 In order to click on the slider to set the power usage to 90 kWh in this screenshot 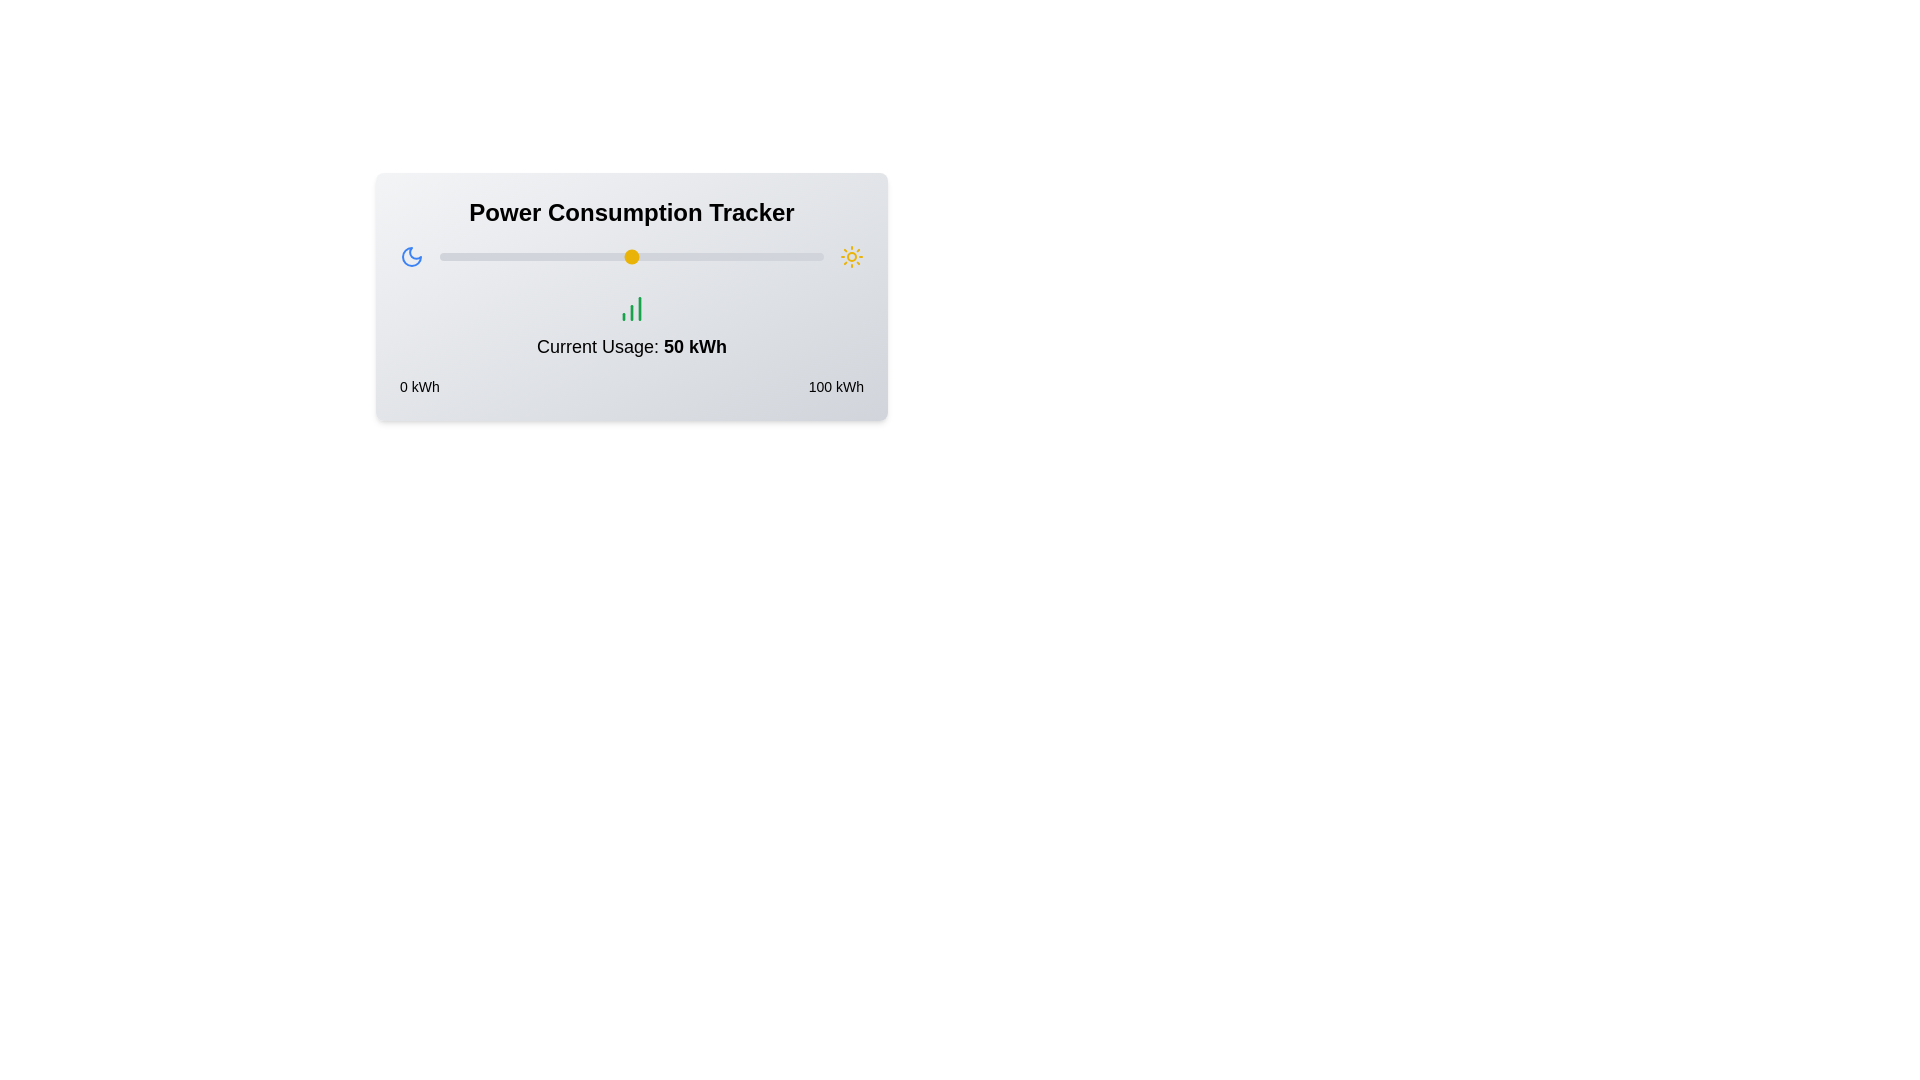, I will do `click(784, 256)`.